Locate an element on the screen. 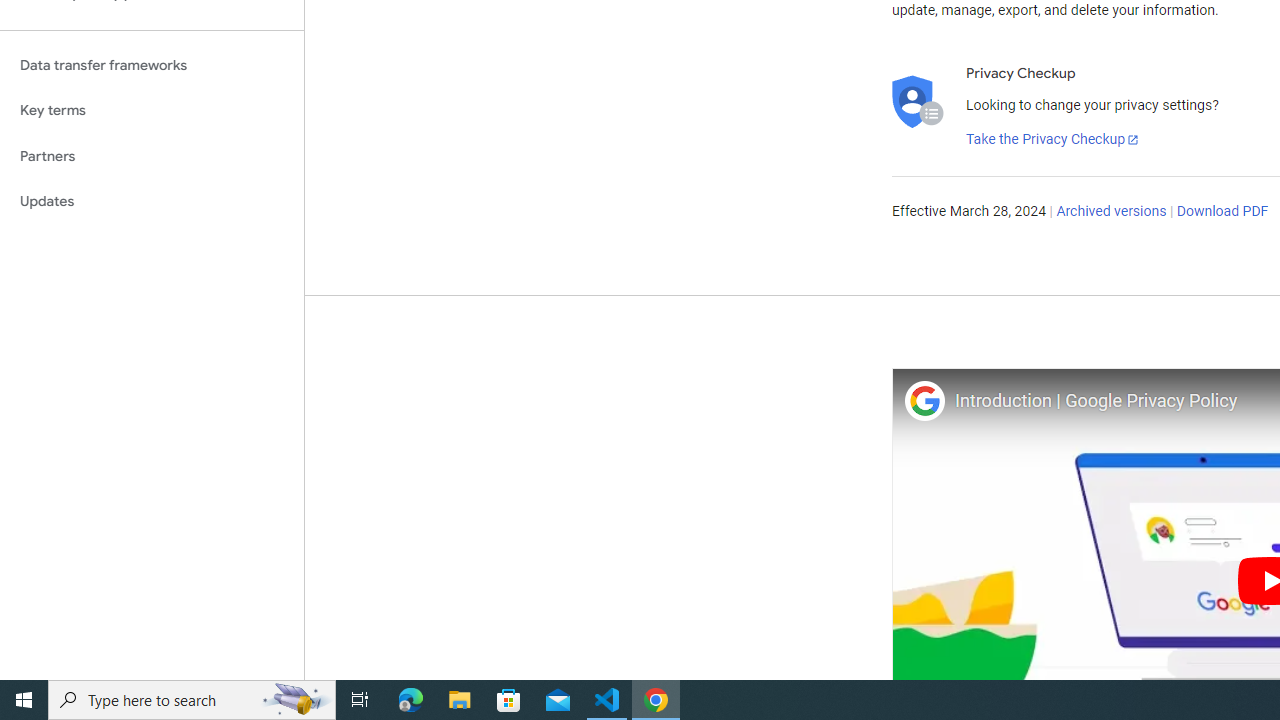  'Photo image of Google' is located at coordinates (923, 400).